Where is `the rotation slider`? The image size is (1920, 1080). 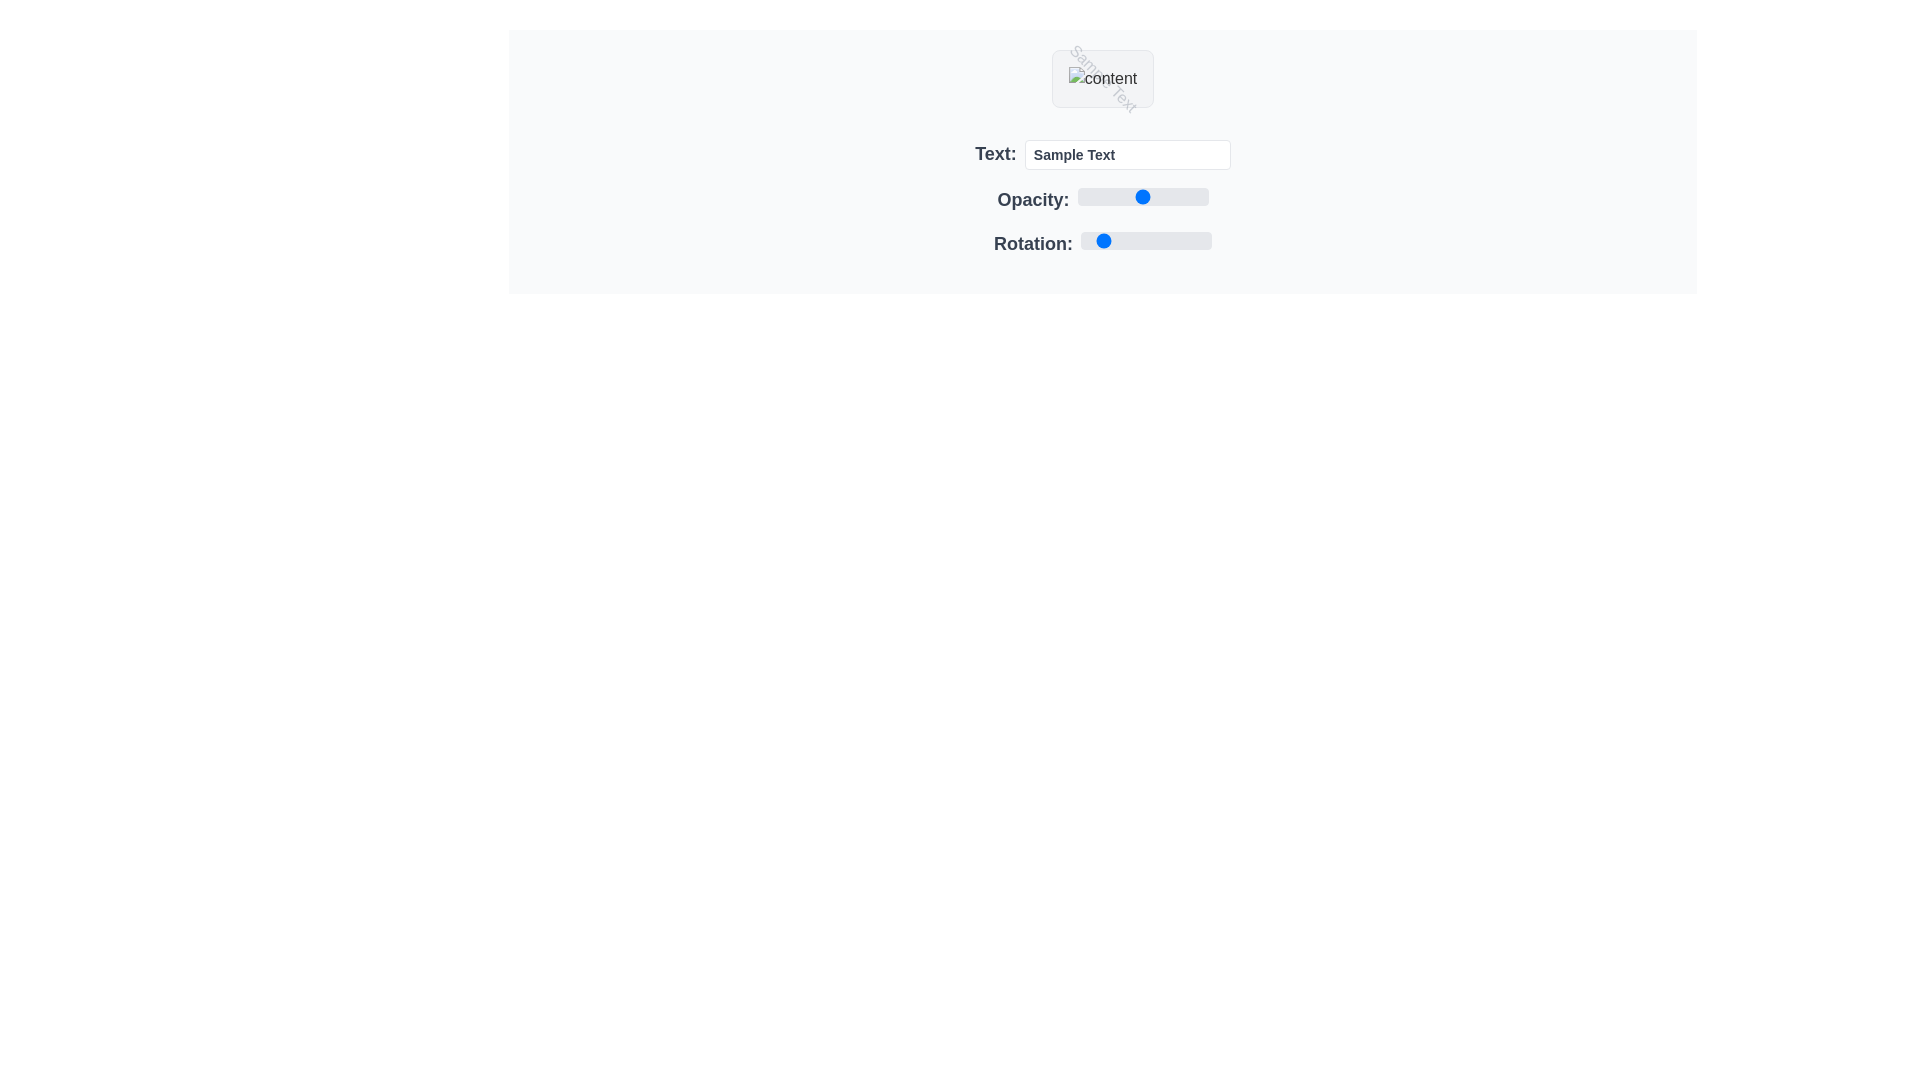 the rotation slider is located at coordinates (1097, 239).